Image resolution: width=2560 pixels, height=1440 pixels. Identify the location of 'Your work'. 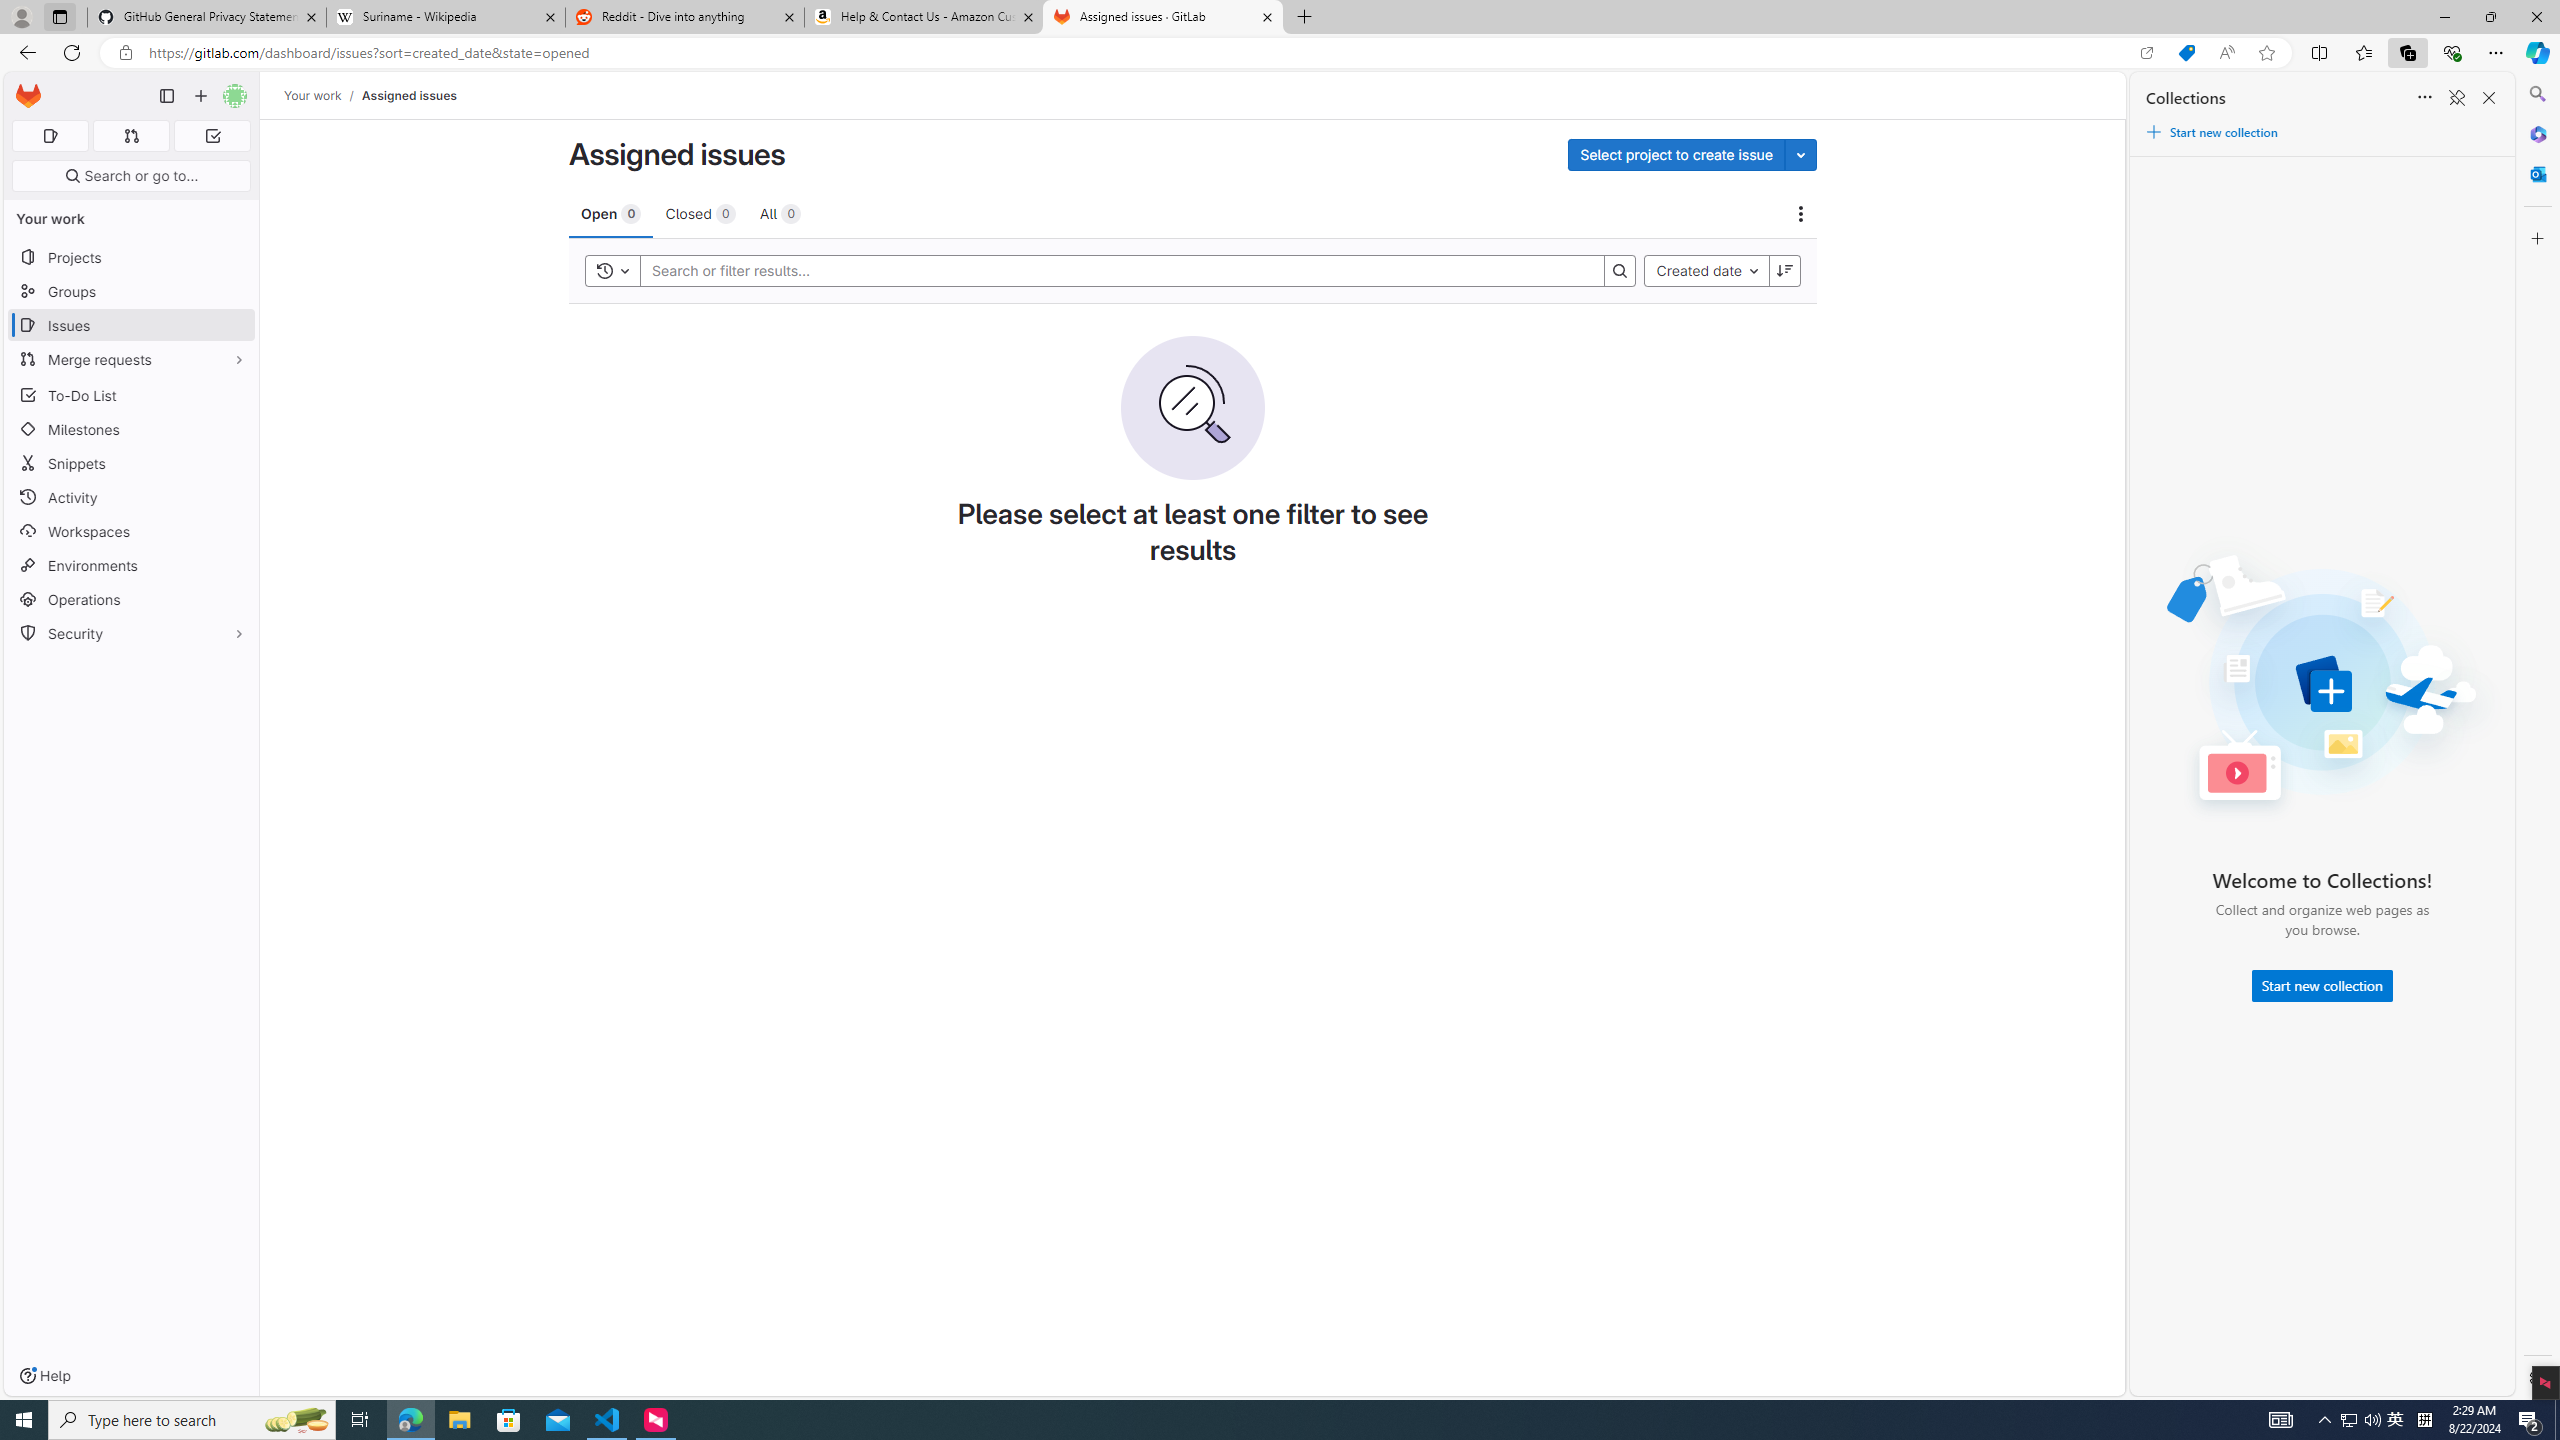
(313, 95).